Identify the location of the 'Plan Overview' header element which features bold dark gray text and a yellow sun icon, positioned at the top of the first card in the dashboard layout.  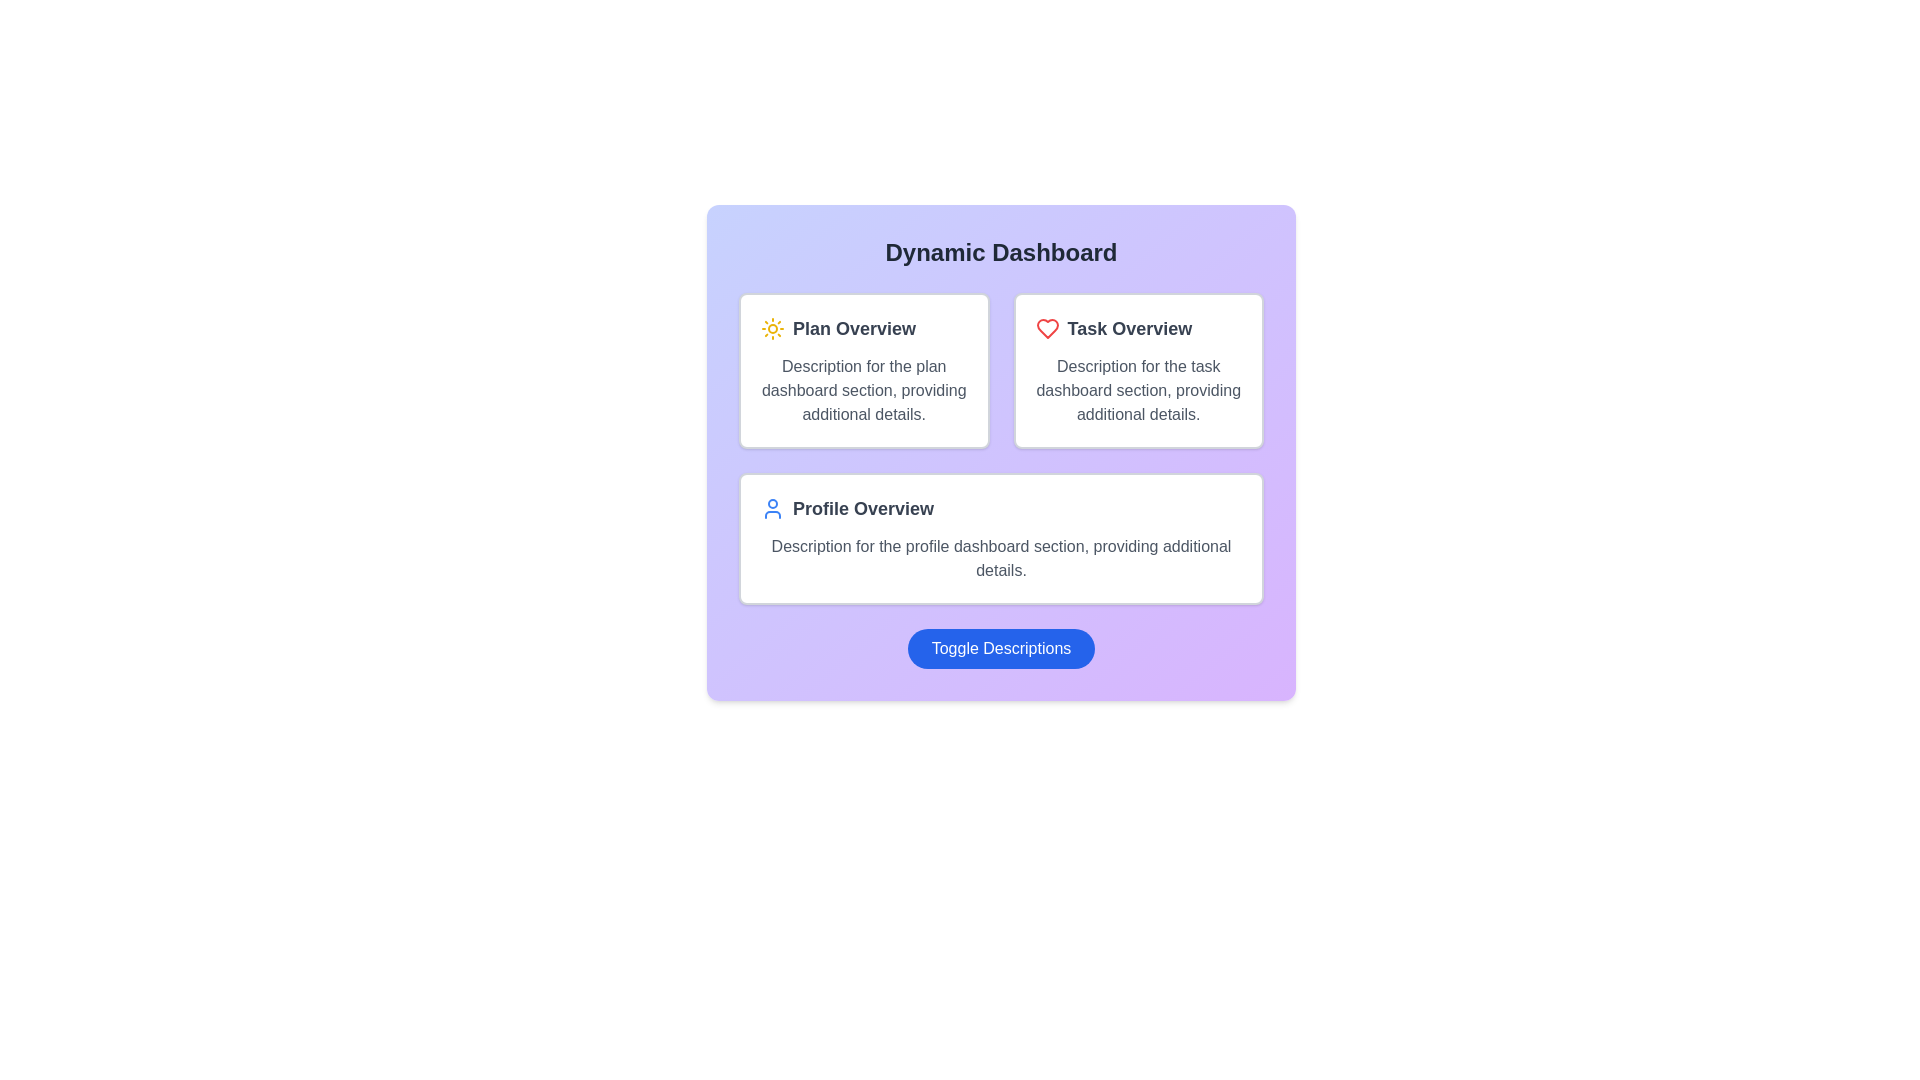
(864, 327).